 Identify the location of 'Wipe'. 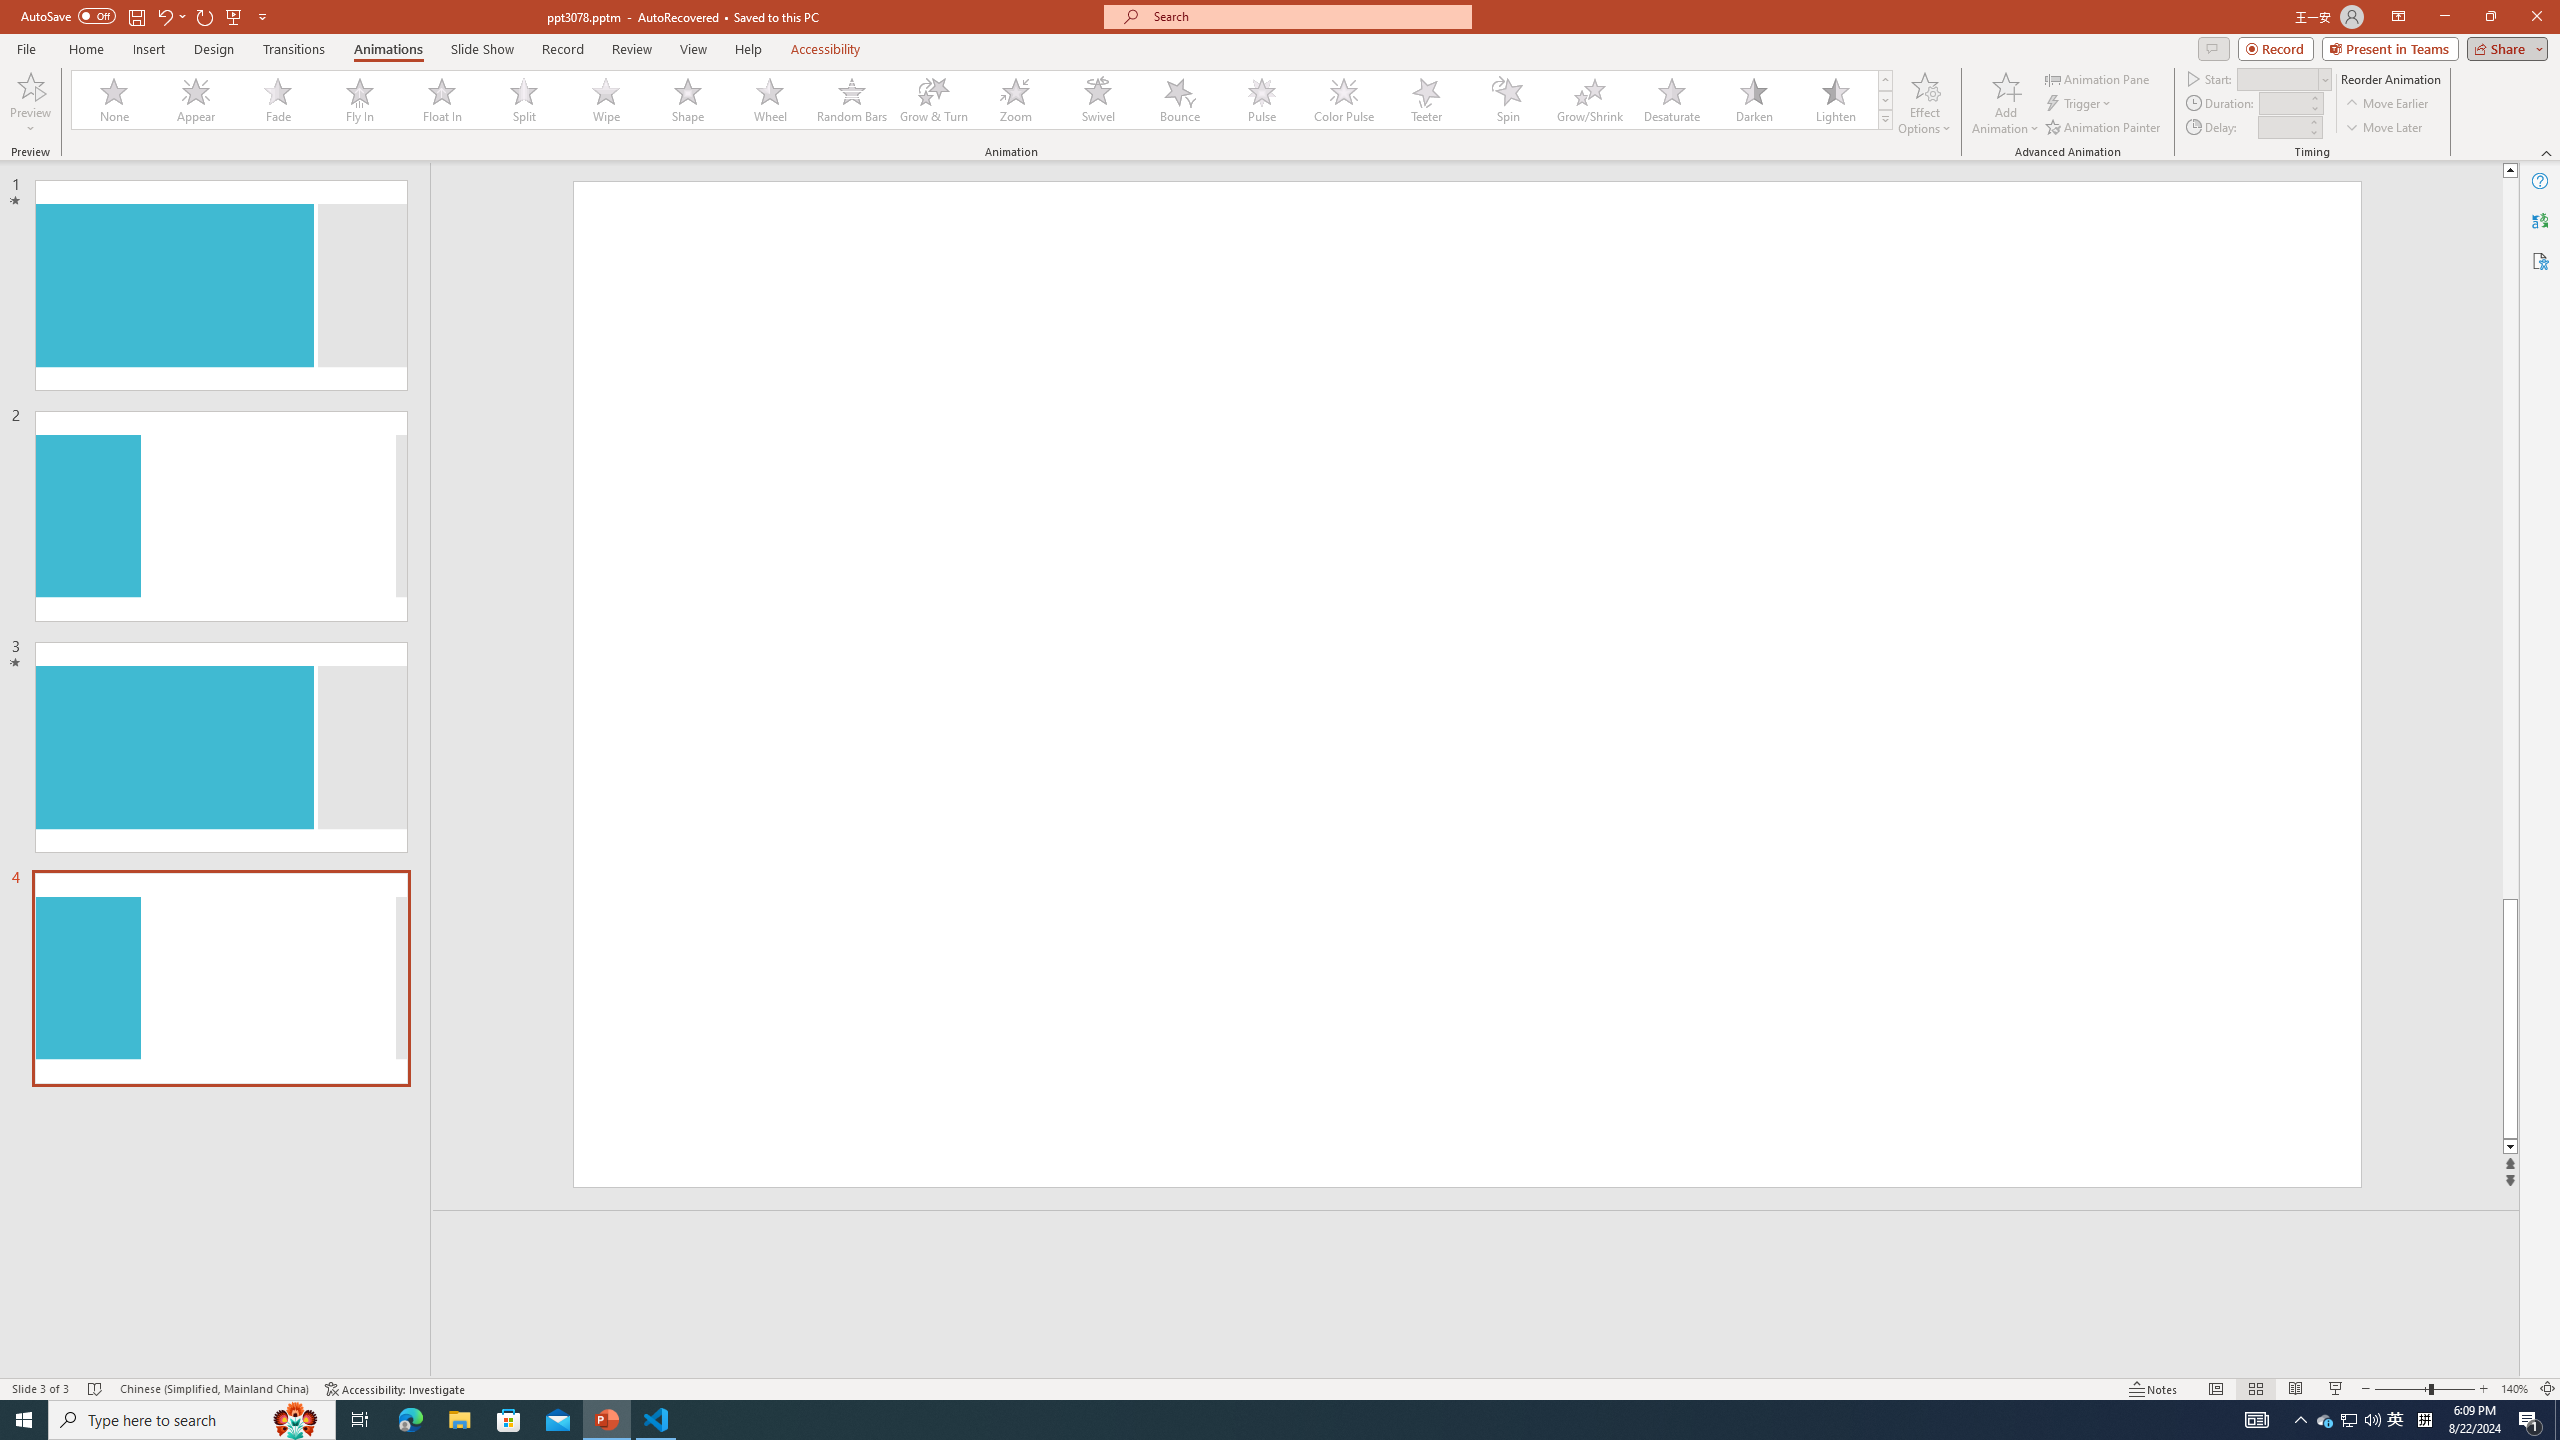
(606, 99).